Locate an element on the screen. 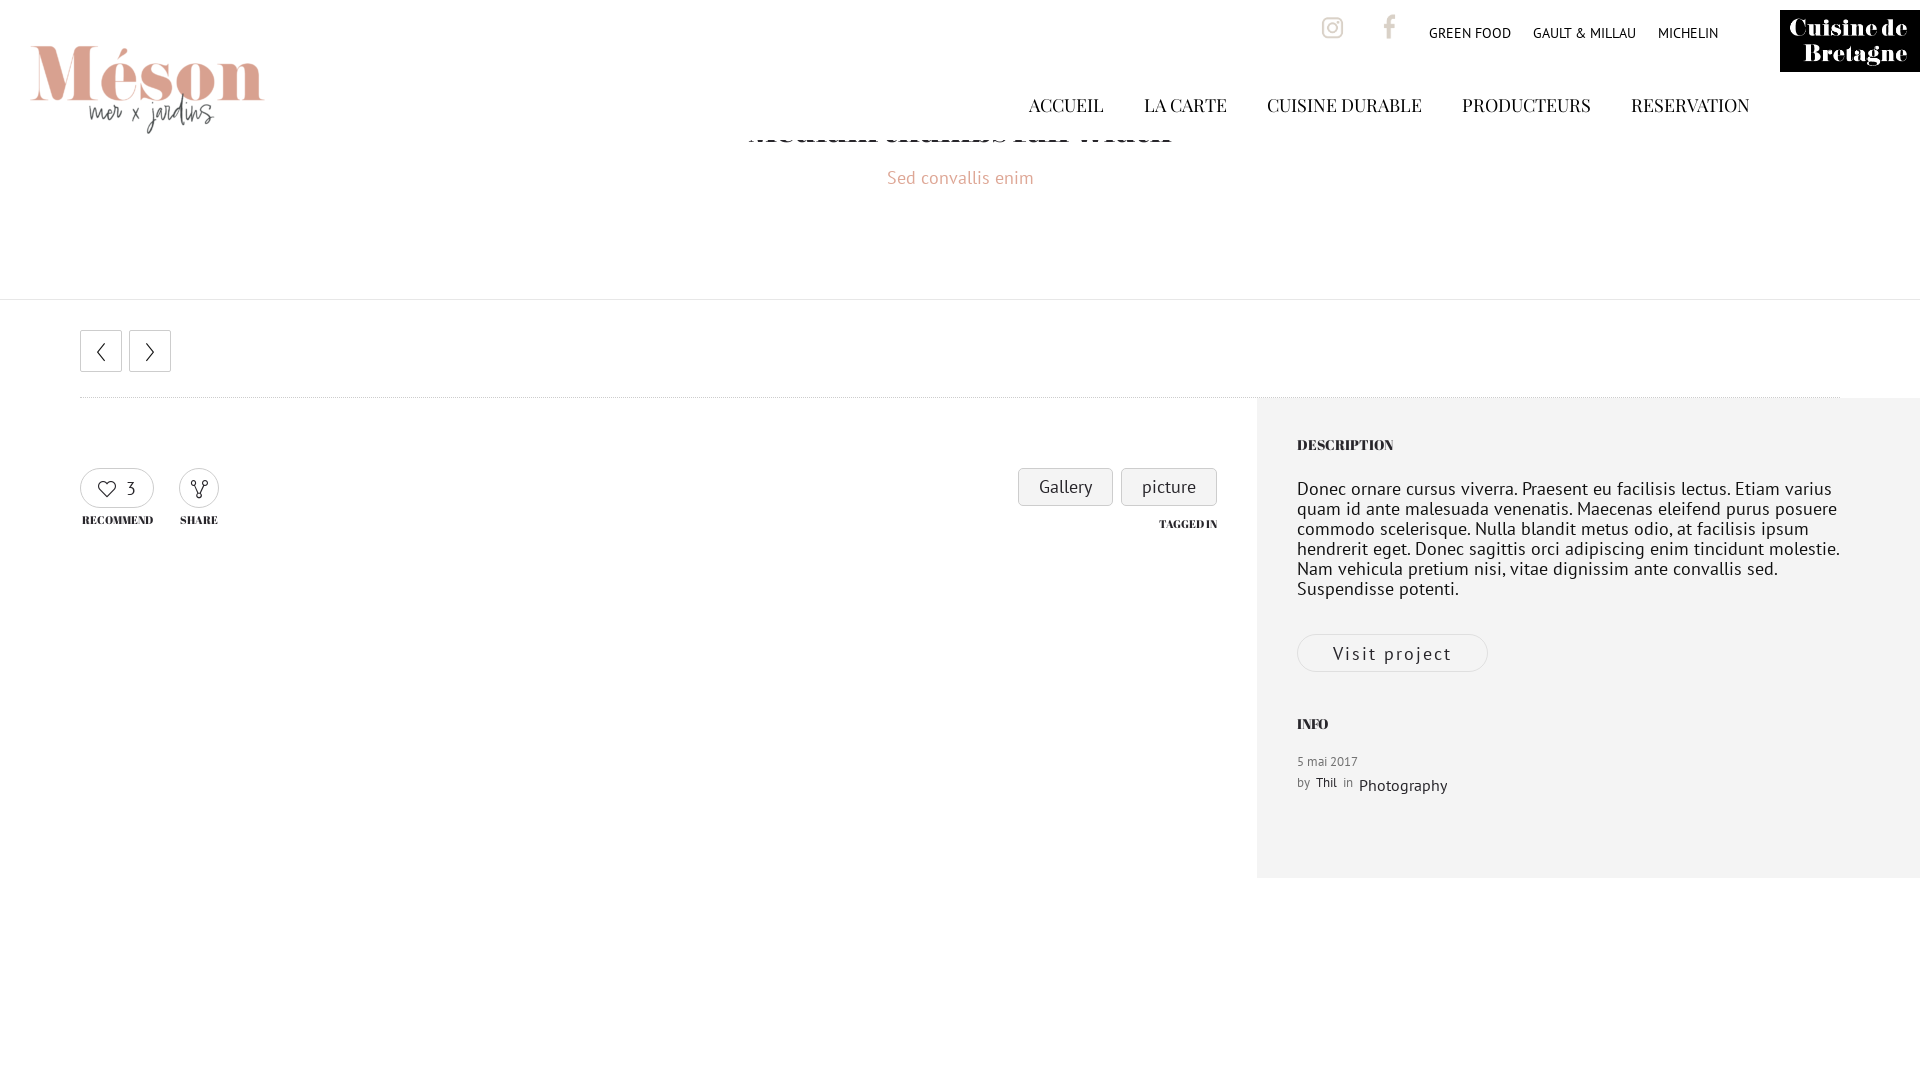 The image size is (1920, 1080). 'Visit project' is located at coordinates (1391, 652).